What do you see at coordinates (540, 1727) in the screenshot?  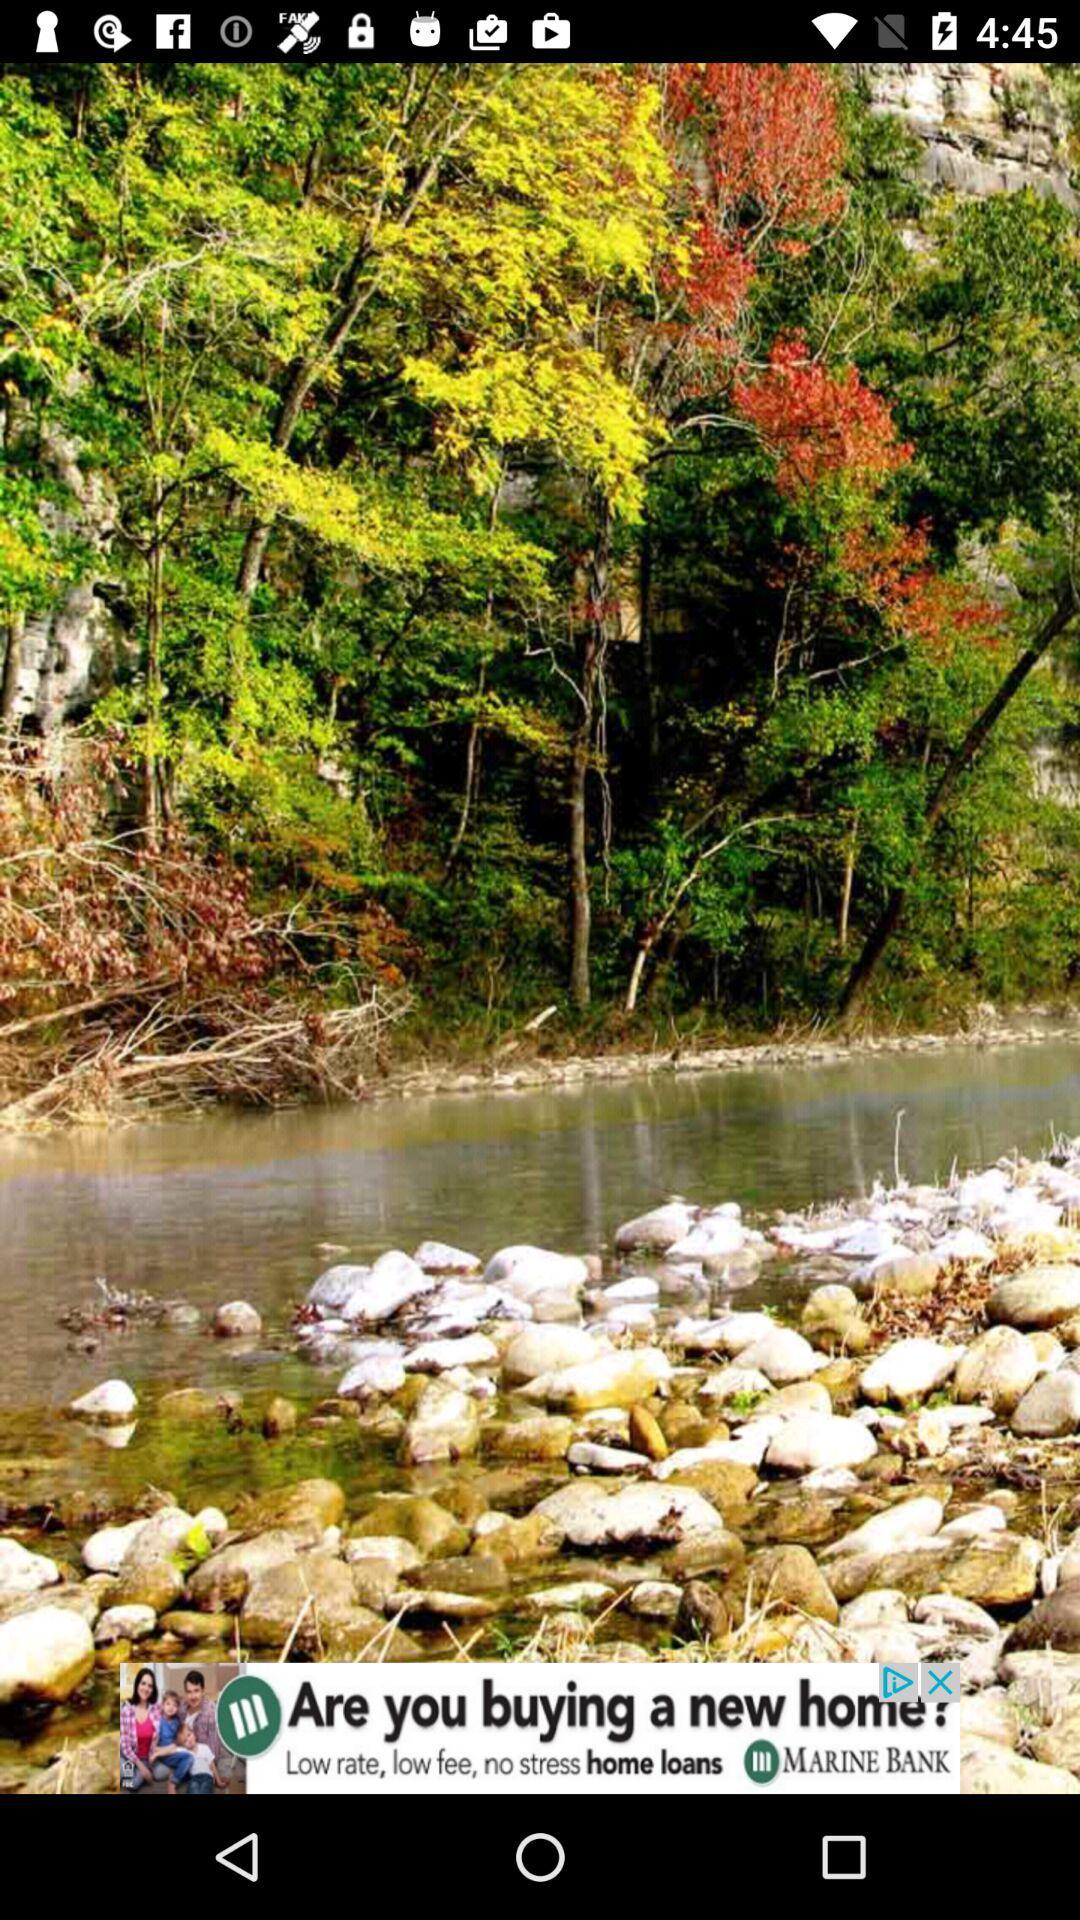 I see `option` at bounding box center [540, 1727].